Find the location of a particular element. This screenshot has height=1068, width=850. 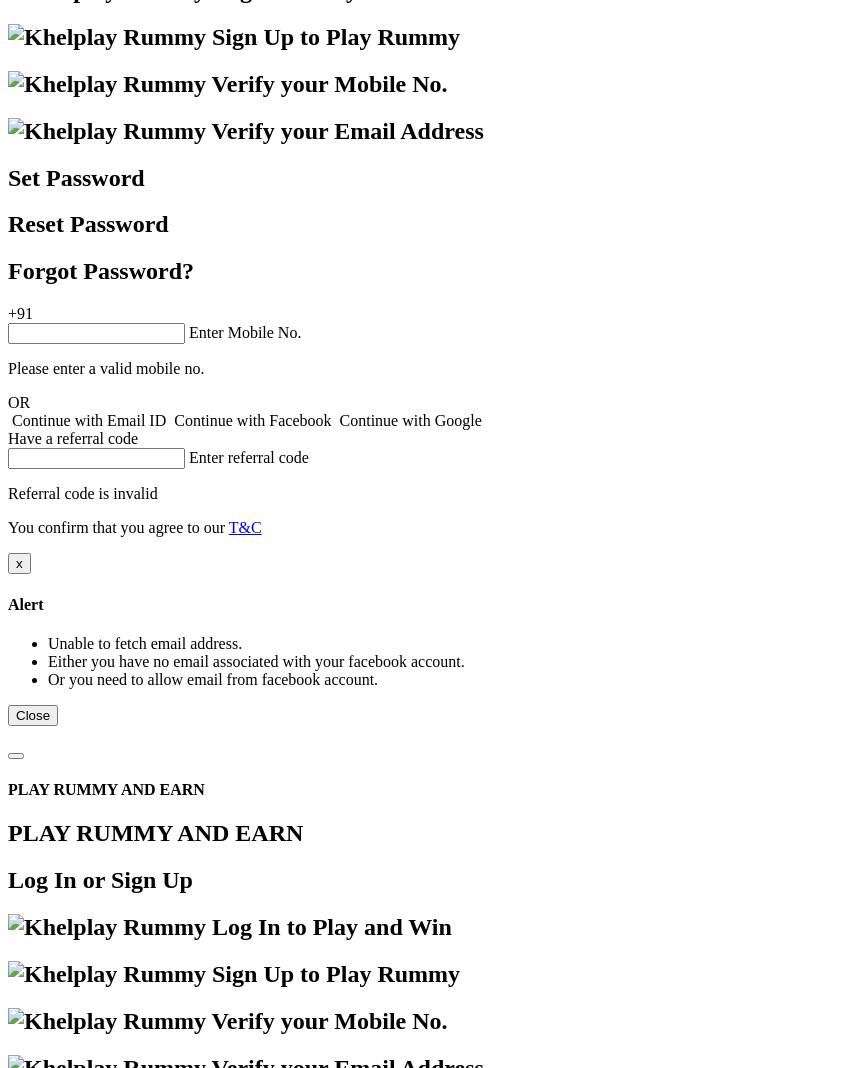

'Continue with Google' is located at coordinates (408, 420).